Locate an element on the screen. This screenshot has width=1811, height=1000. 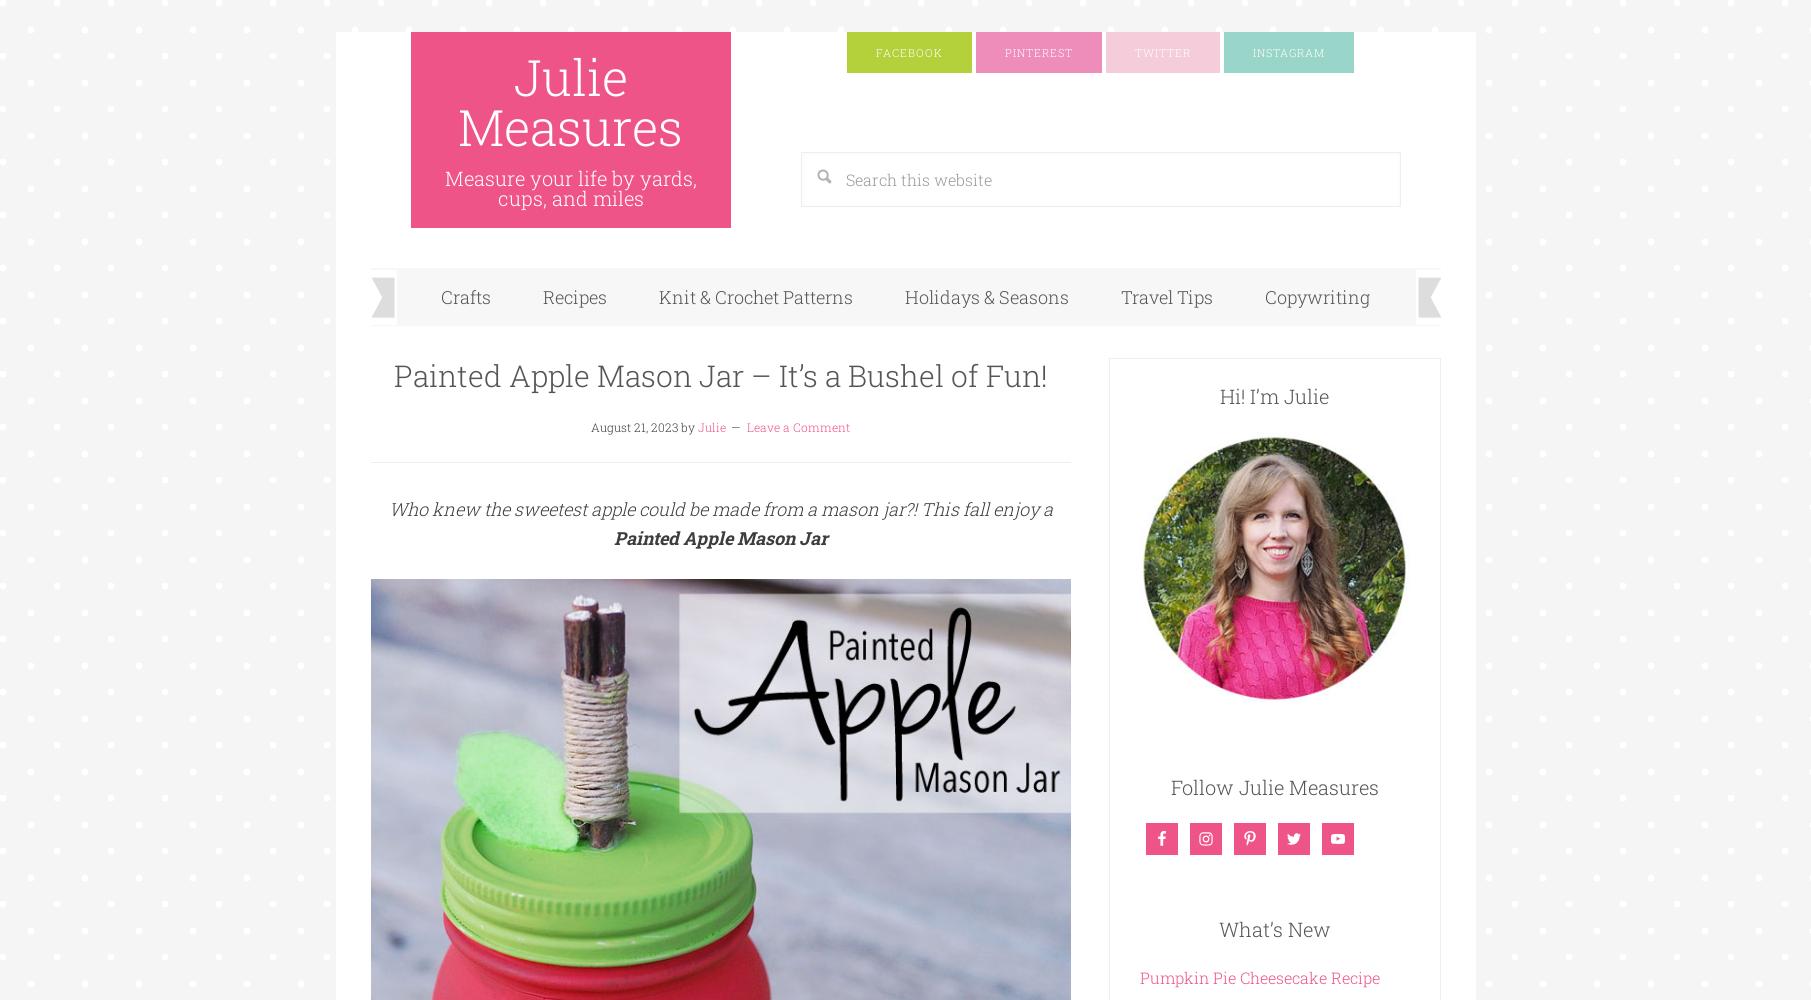
'Twitter' is located at coordinates (1162, 52).